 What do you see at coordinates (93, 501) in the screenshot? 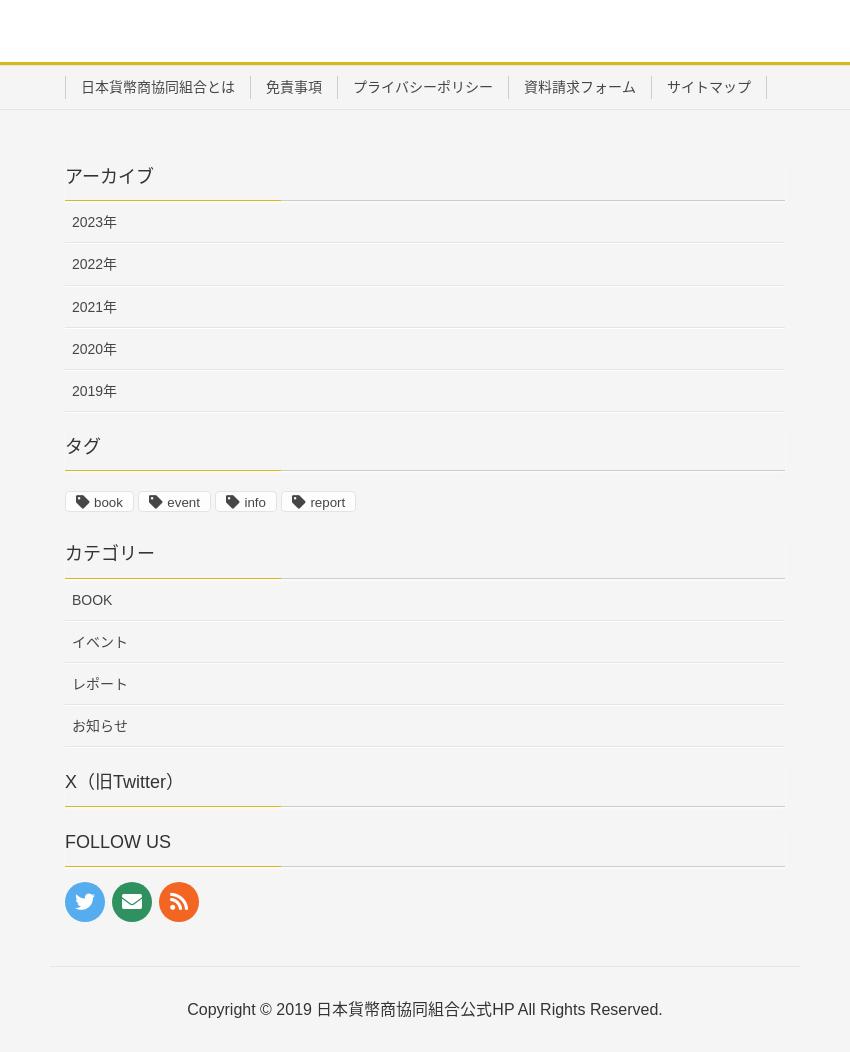
I see `'book'` at bounding box center [93, 501].